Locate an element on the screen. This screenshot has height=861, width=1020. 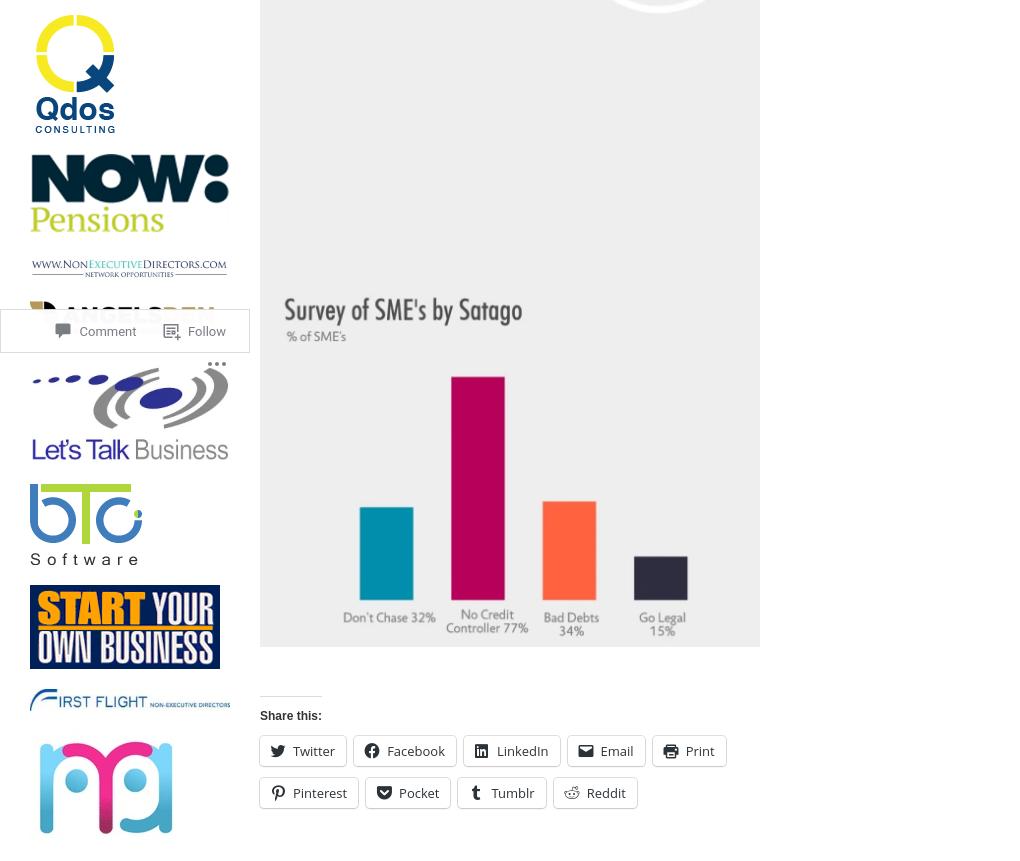
'Facebook' is located at coordinates (415, 750).